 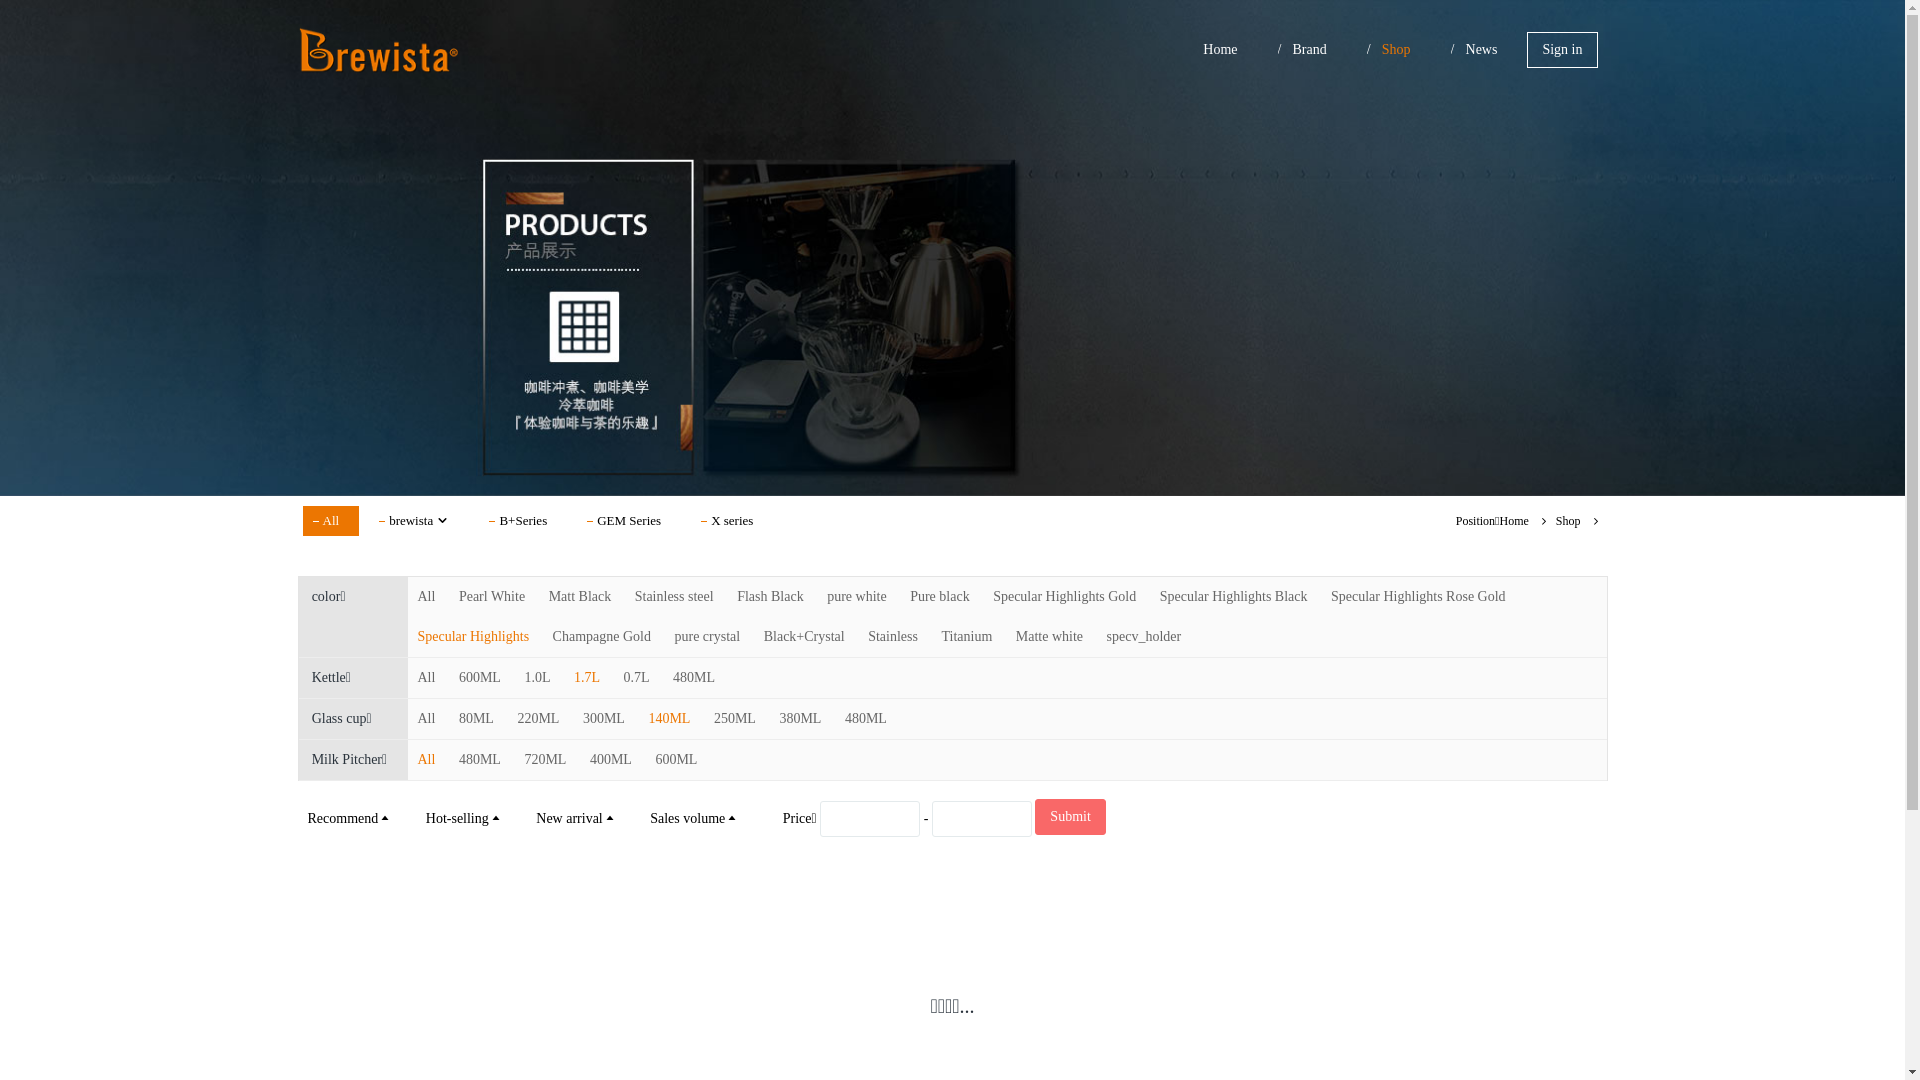 I want to click on 'Specular Highlights Rose Gold', so click(x=1417, y=595).